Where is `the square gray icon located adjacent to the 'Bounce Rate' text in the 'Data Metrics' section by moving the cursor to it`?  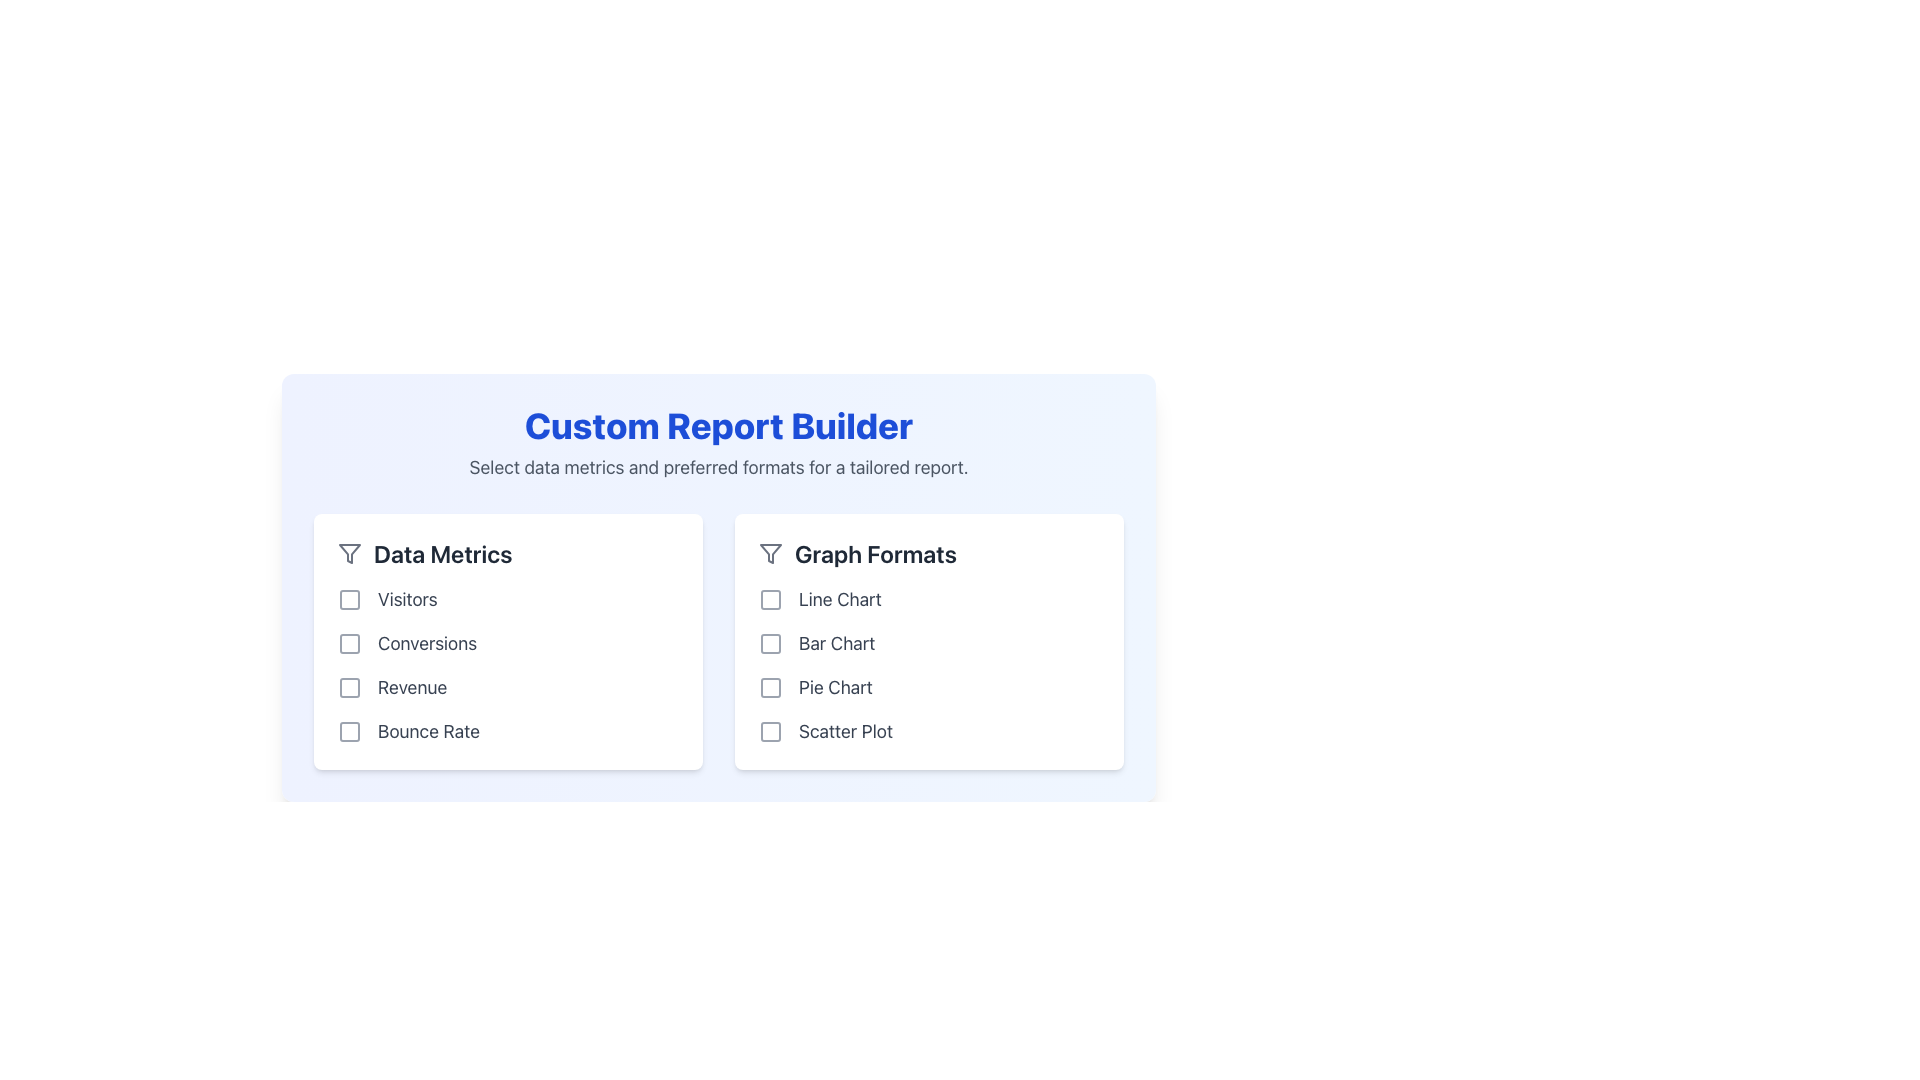
the square gray icon located adjacent to the 'Bounce Rate' text in the 'Data Metrics' section by moving the cursor to it is located at coordinates (350, 732).